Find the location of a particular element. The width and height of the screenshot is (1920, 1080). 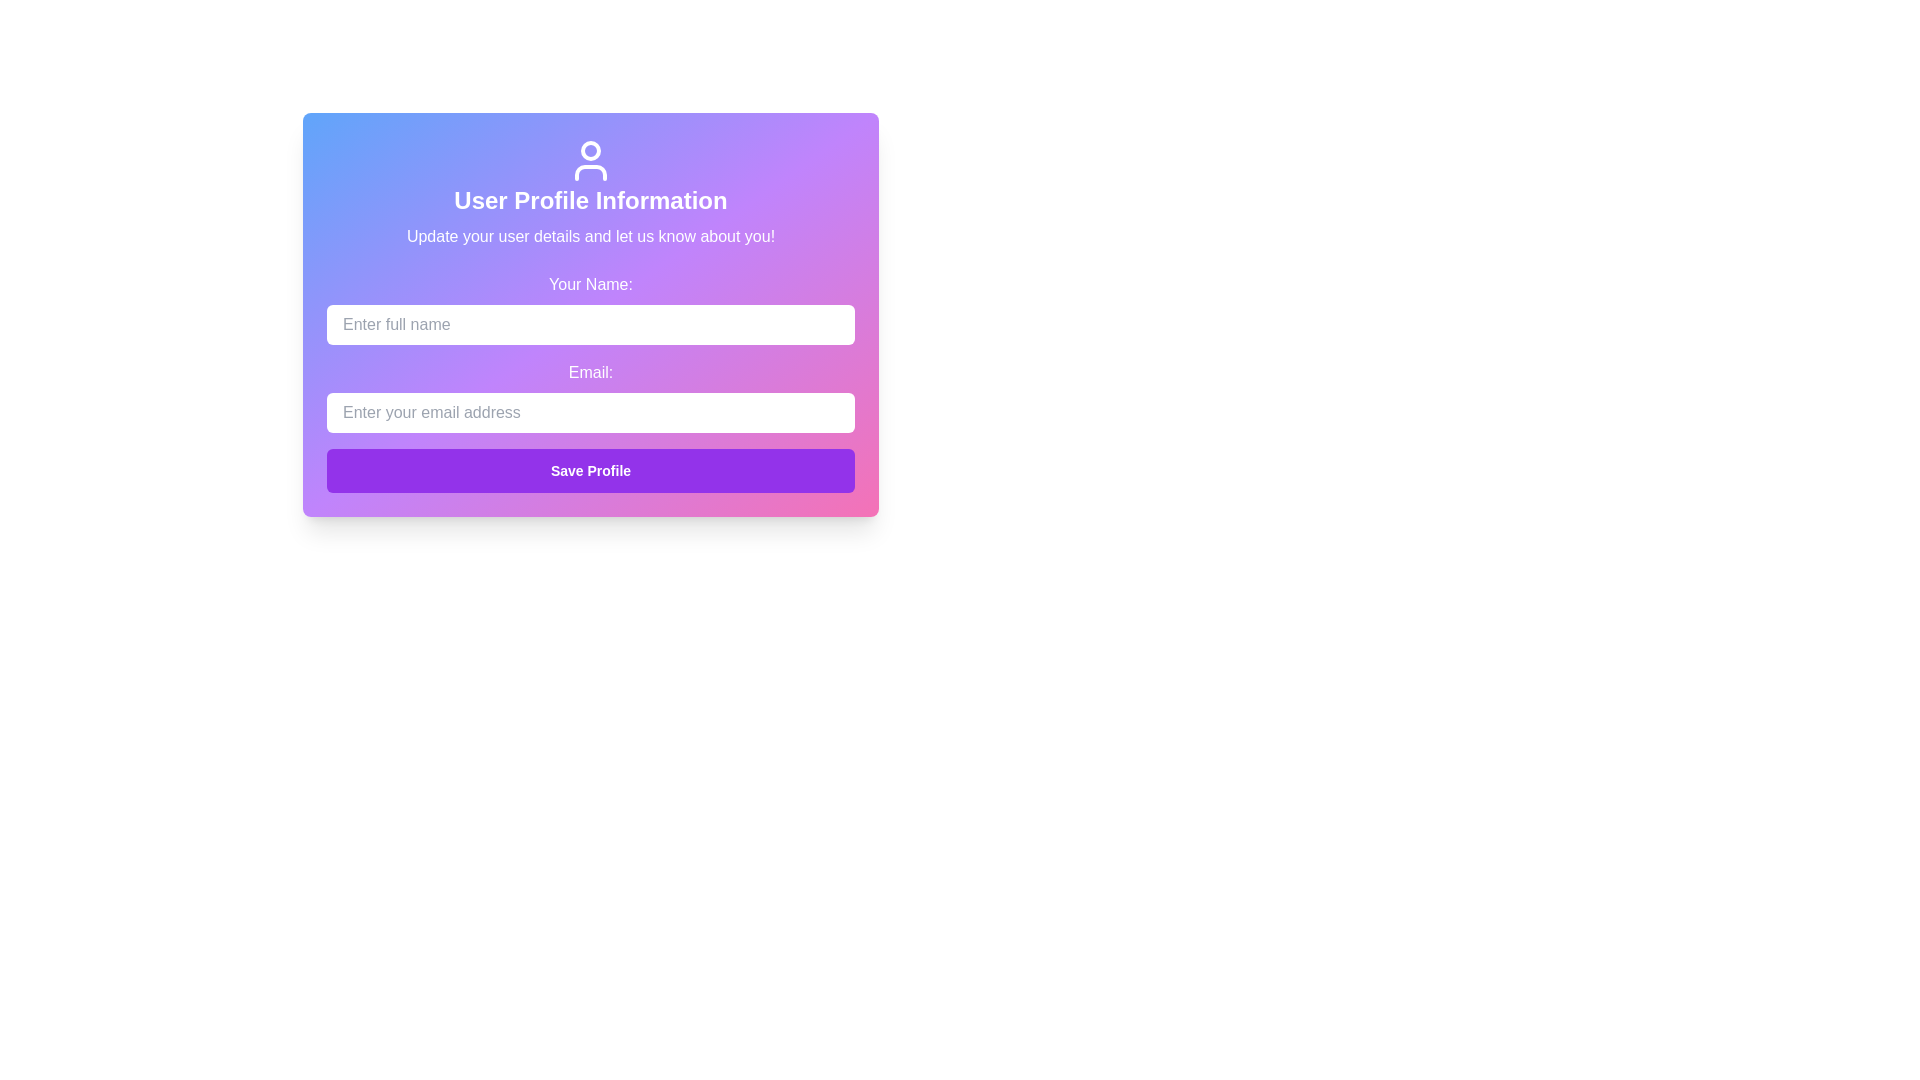

the text input field labeled 'Your Name:' to focus on it is located at coordinates (589, 308).